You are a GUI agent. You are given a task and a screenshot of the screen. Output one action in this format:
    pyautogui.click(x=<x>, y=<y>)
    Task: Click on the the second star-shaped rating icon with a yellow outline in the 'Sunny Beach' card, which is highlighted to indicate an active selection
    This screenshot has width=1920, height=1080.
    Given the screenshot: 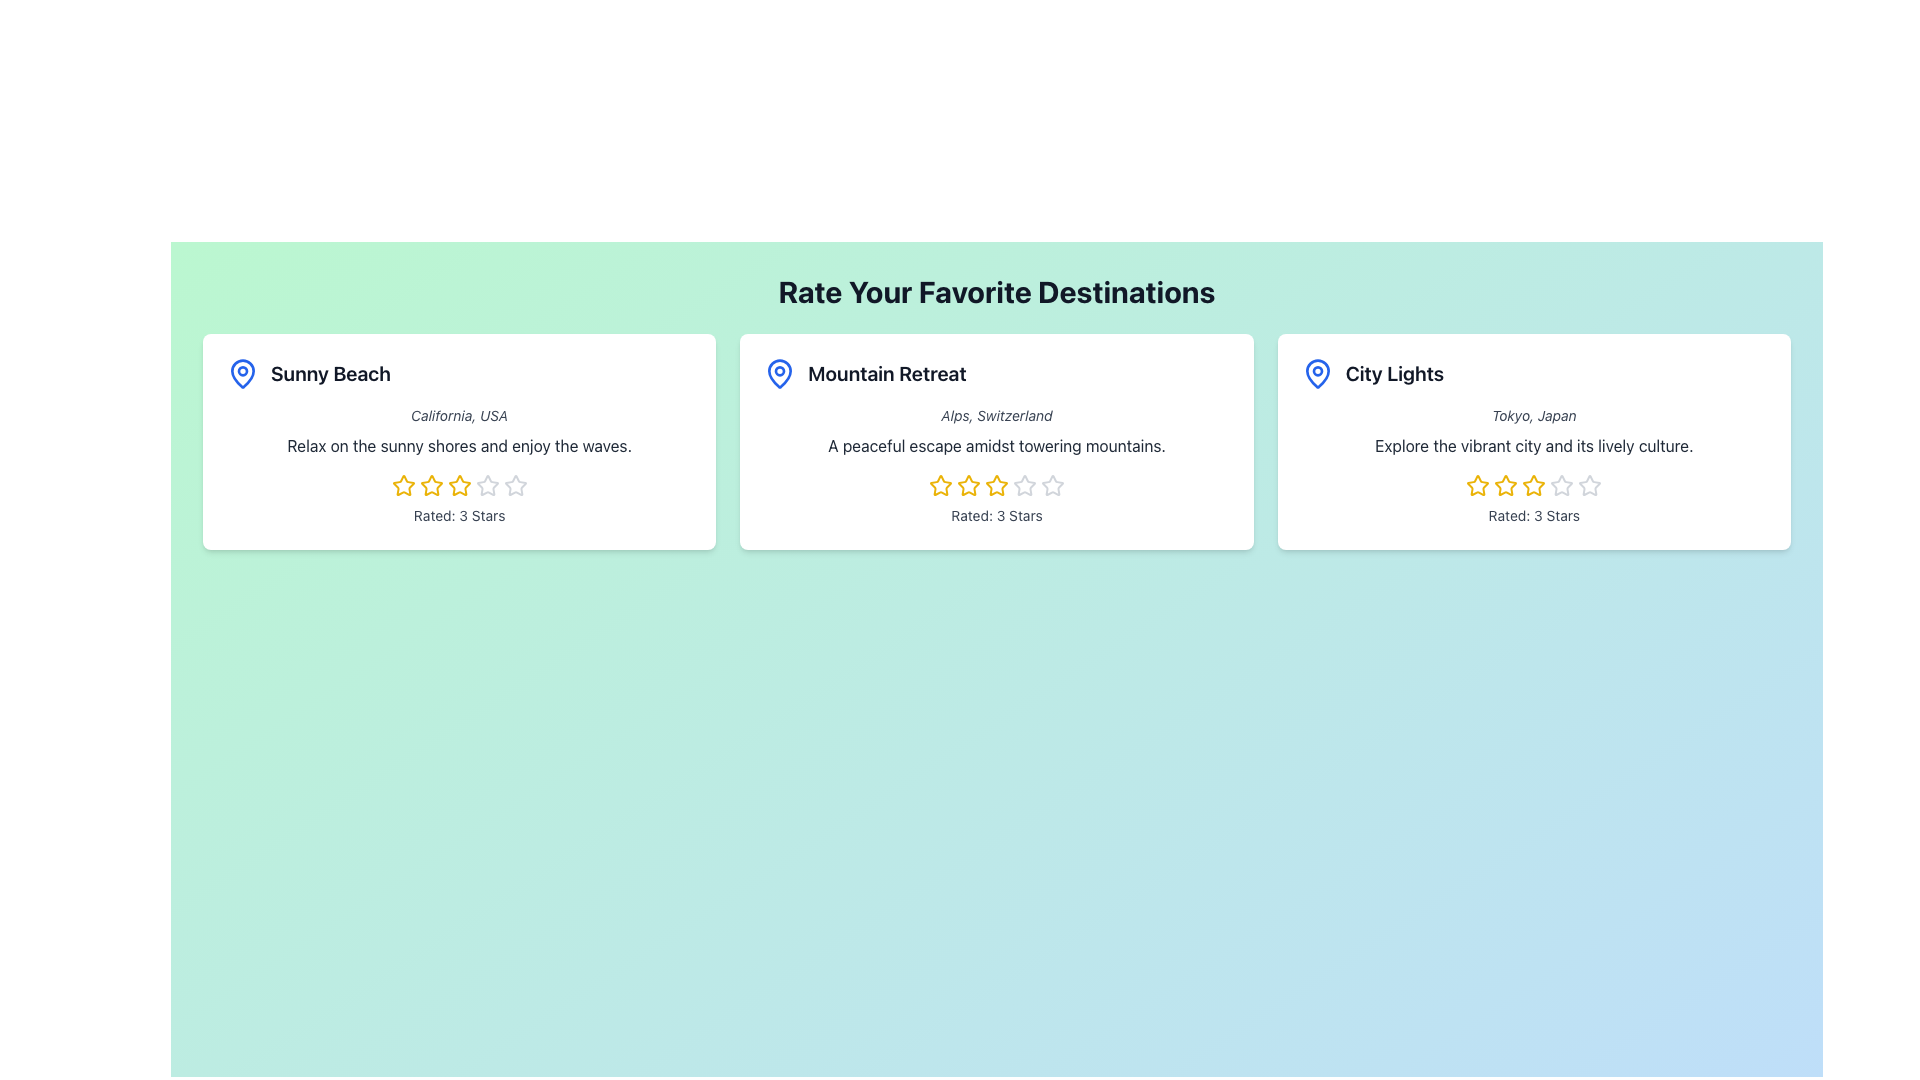 What is the action you would take?
    pyautogui.click(x=430, y=485)
    